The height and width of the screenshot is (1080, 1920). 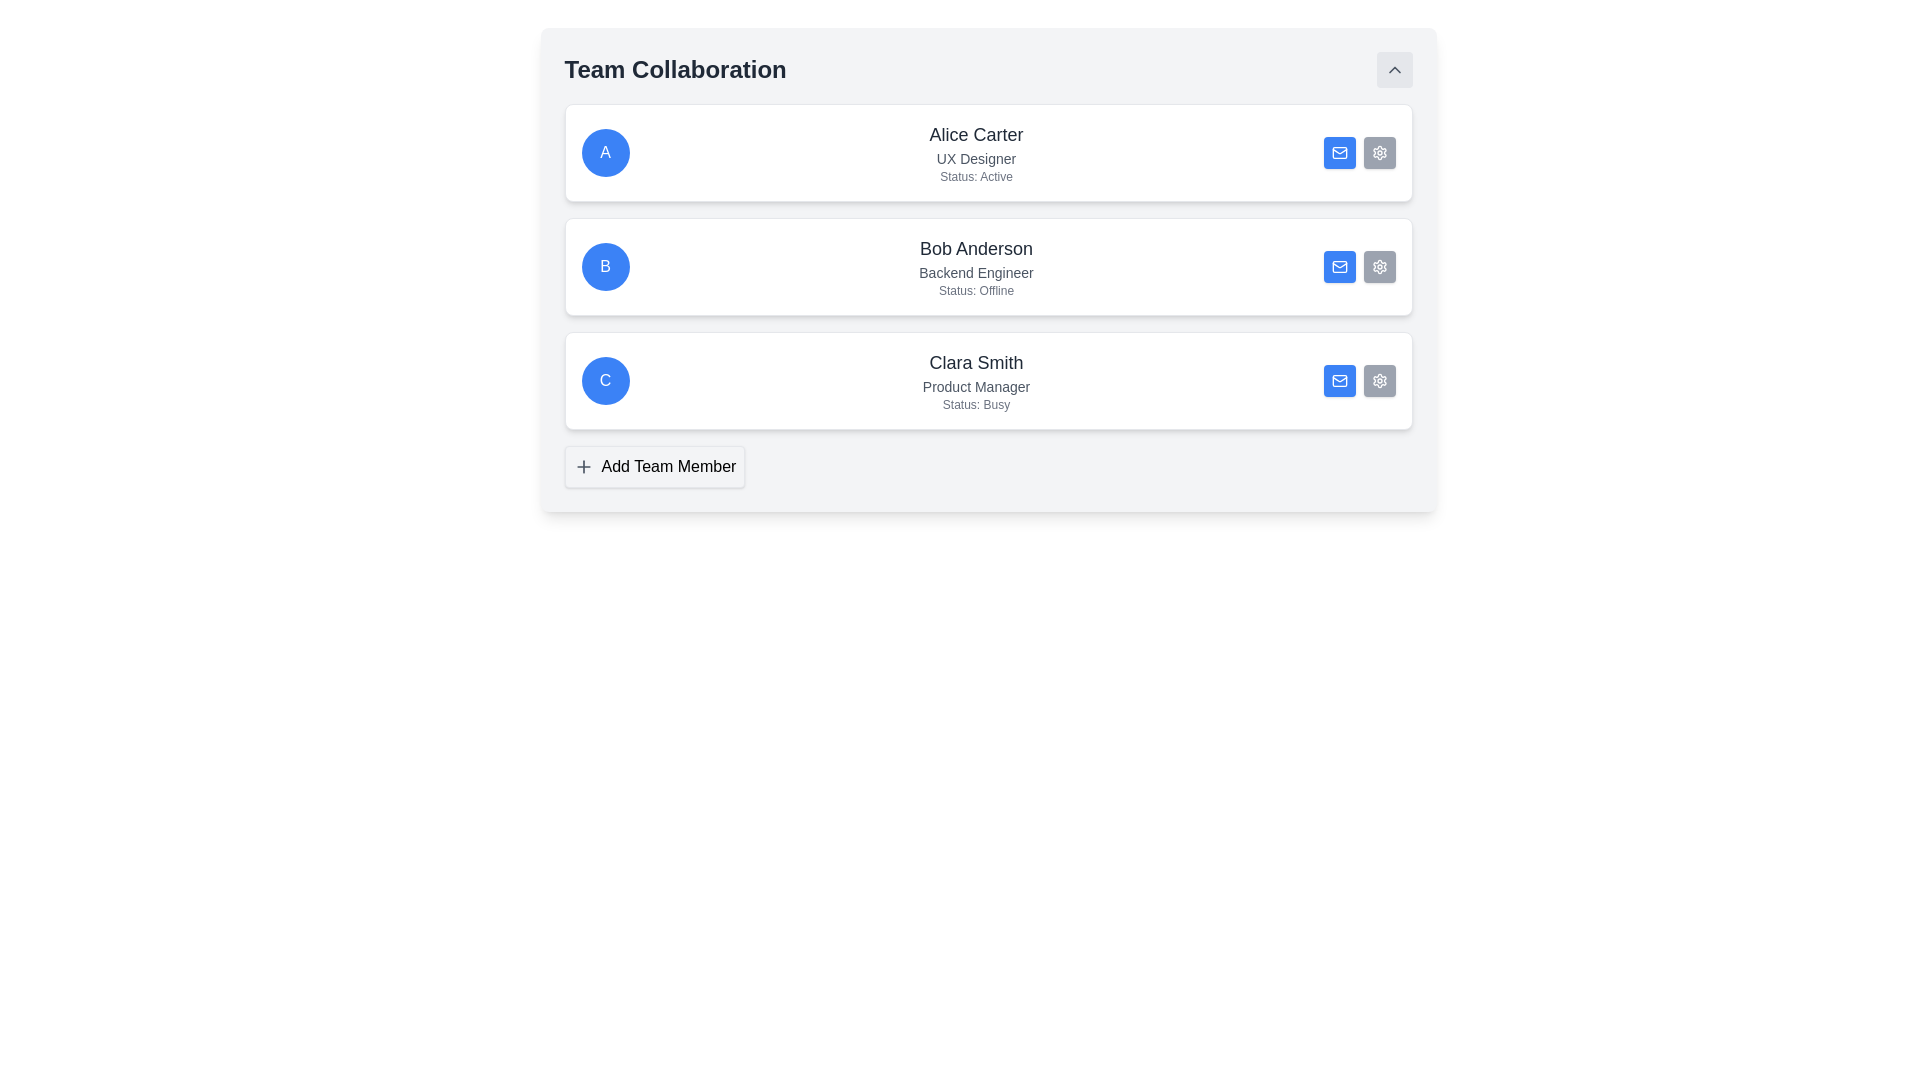 I want to click on the blue envelope icon located in the top-right corner of the card for 'Alice Carter' to interact with the messaging feature, so click(x=1339, y=152).